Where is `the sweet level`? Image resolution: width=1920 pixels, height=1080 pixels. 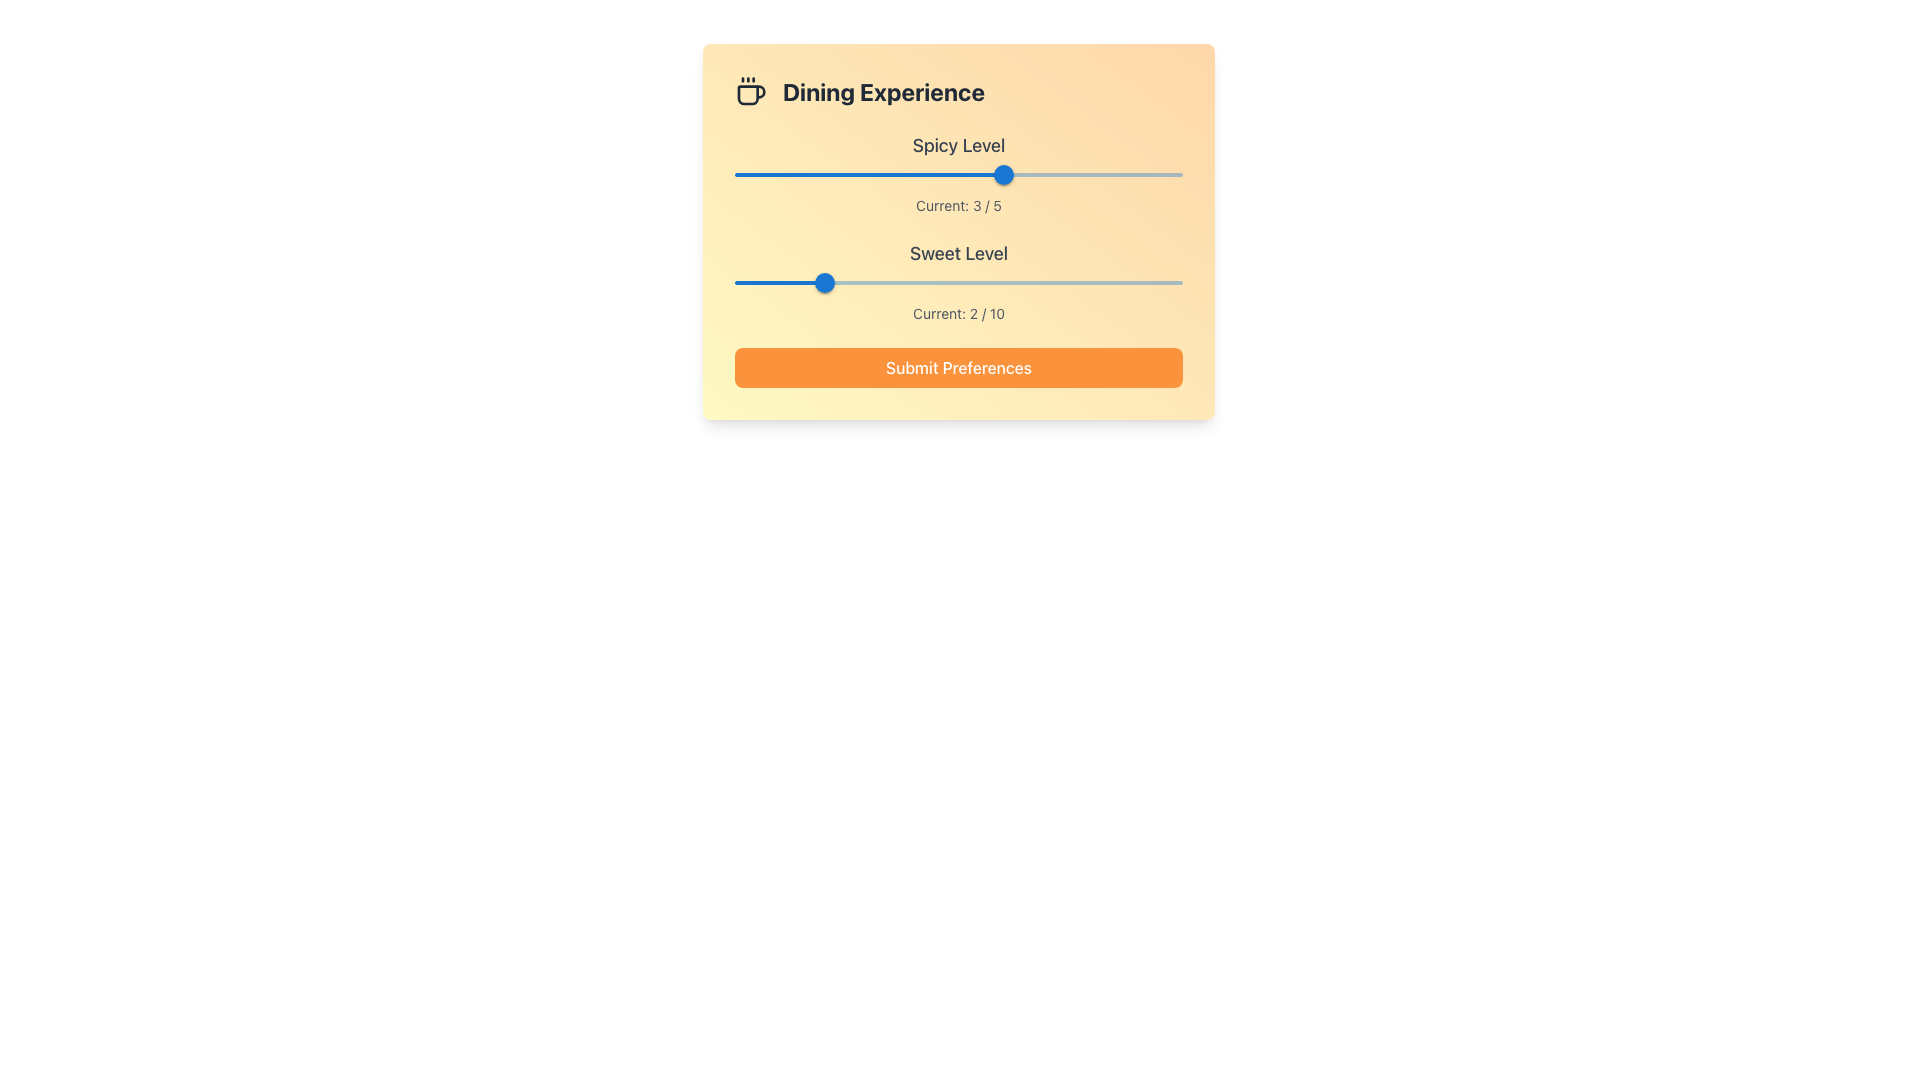
the sweet level is located at coordinates (1133, 282).